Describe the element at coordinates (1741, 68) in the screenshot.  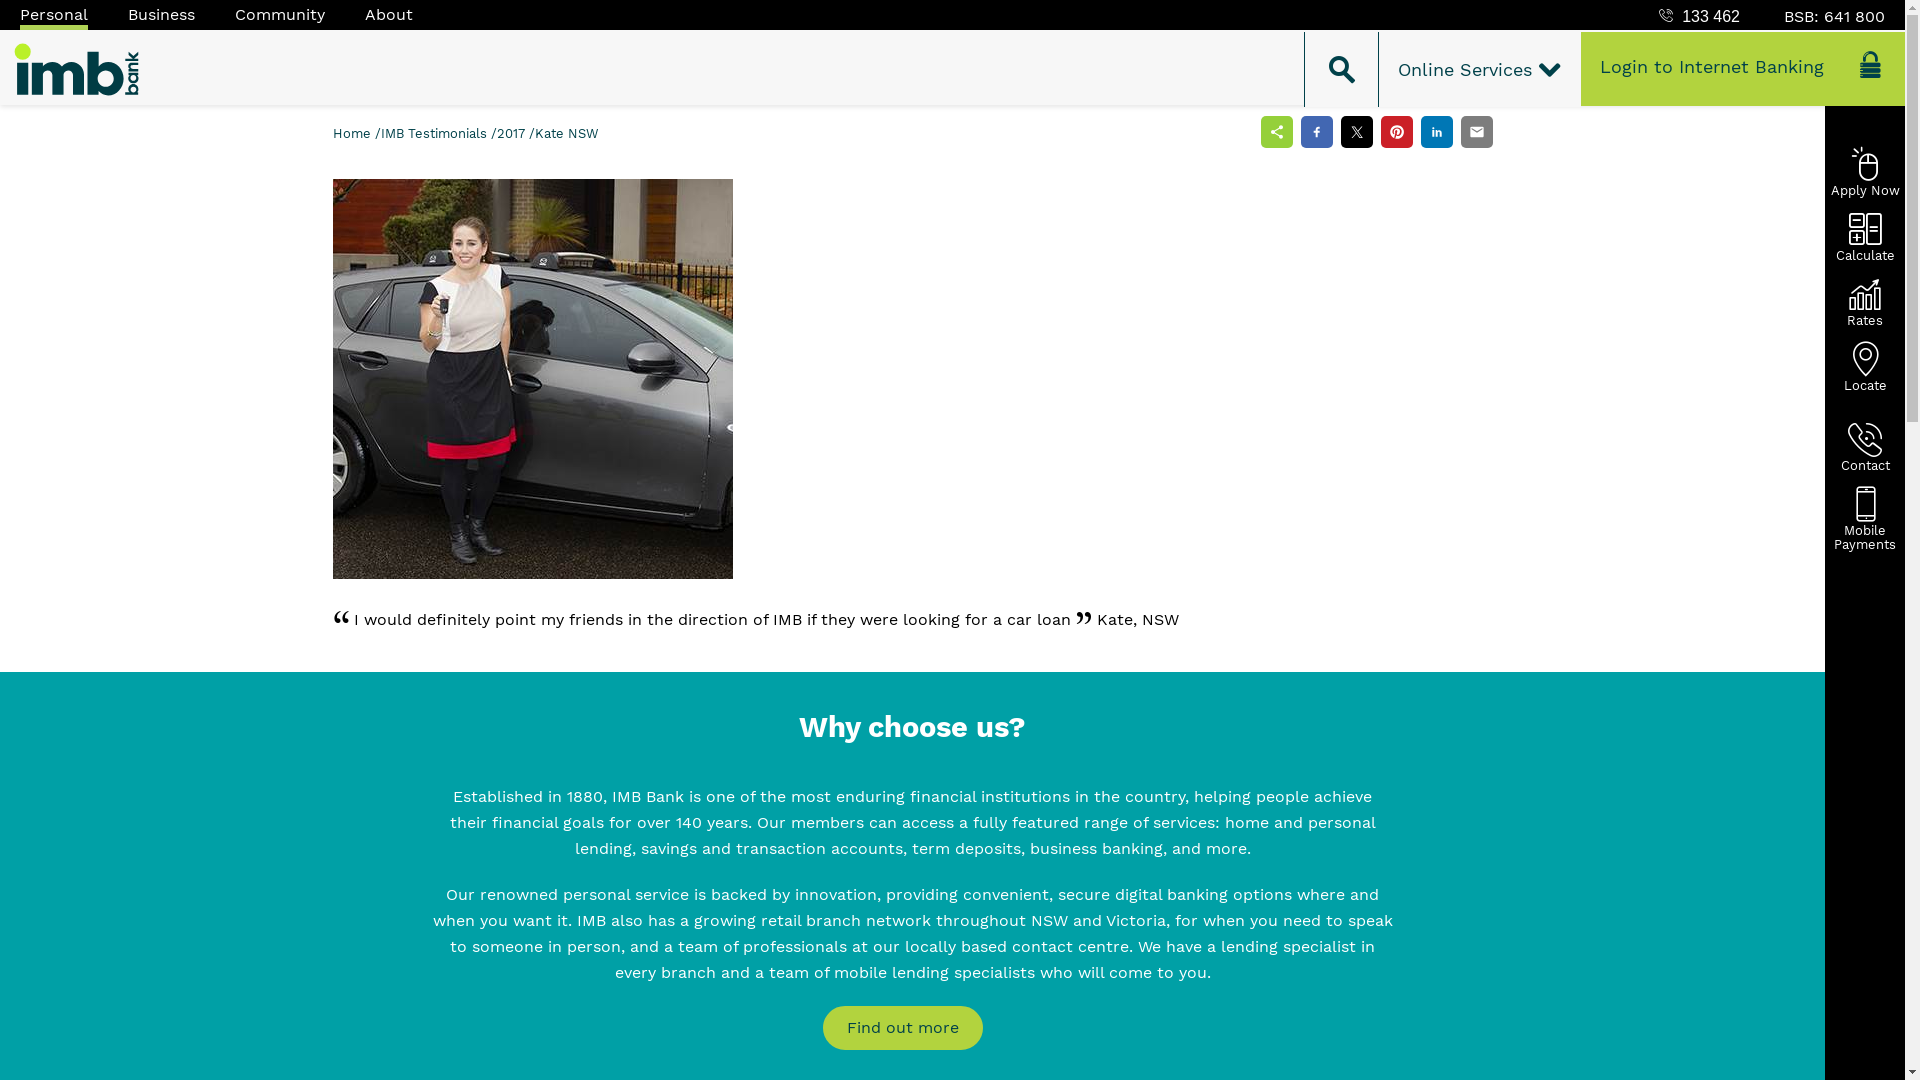
I see `'Login to Internet Banking'` at that location.